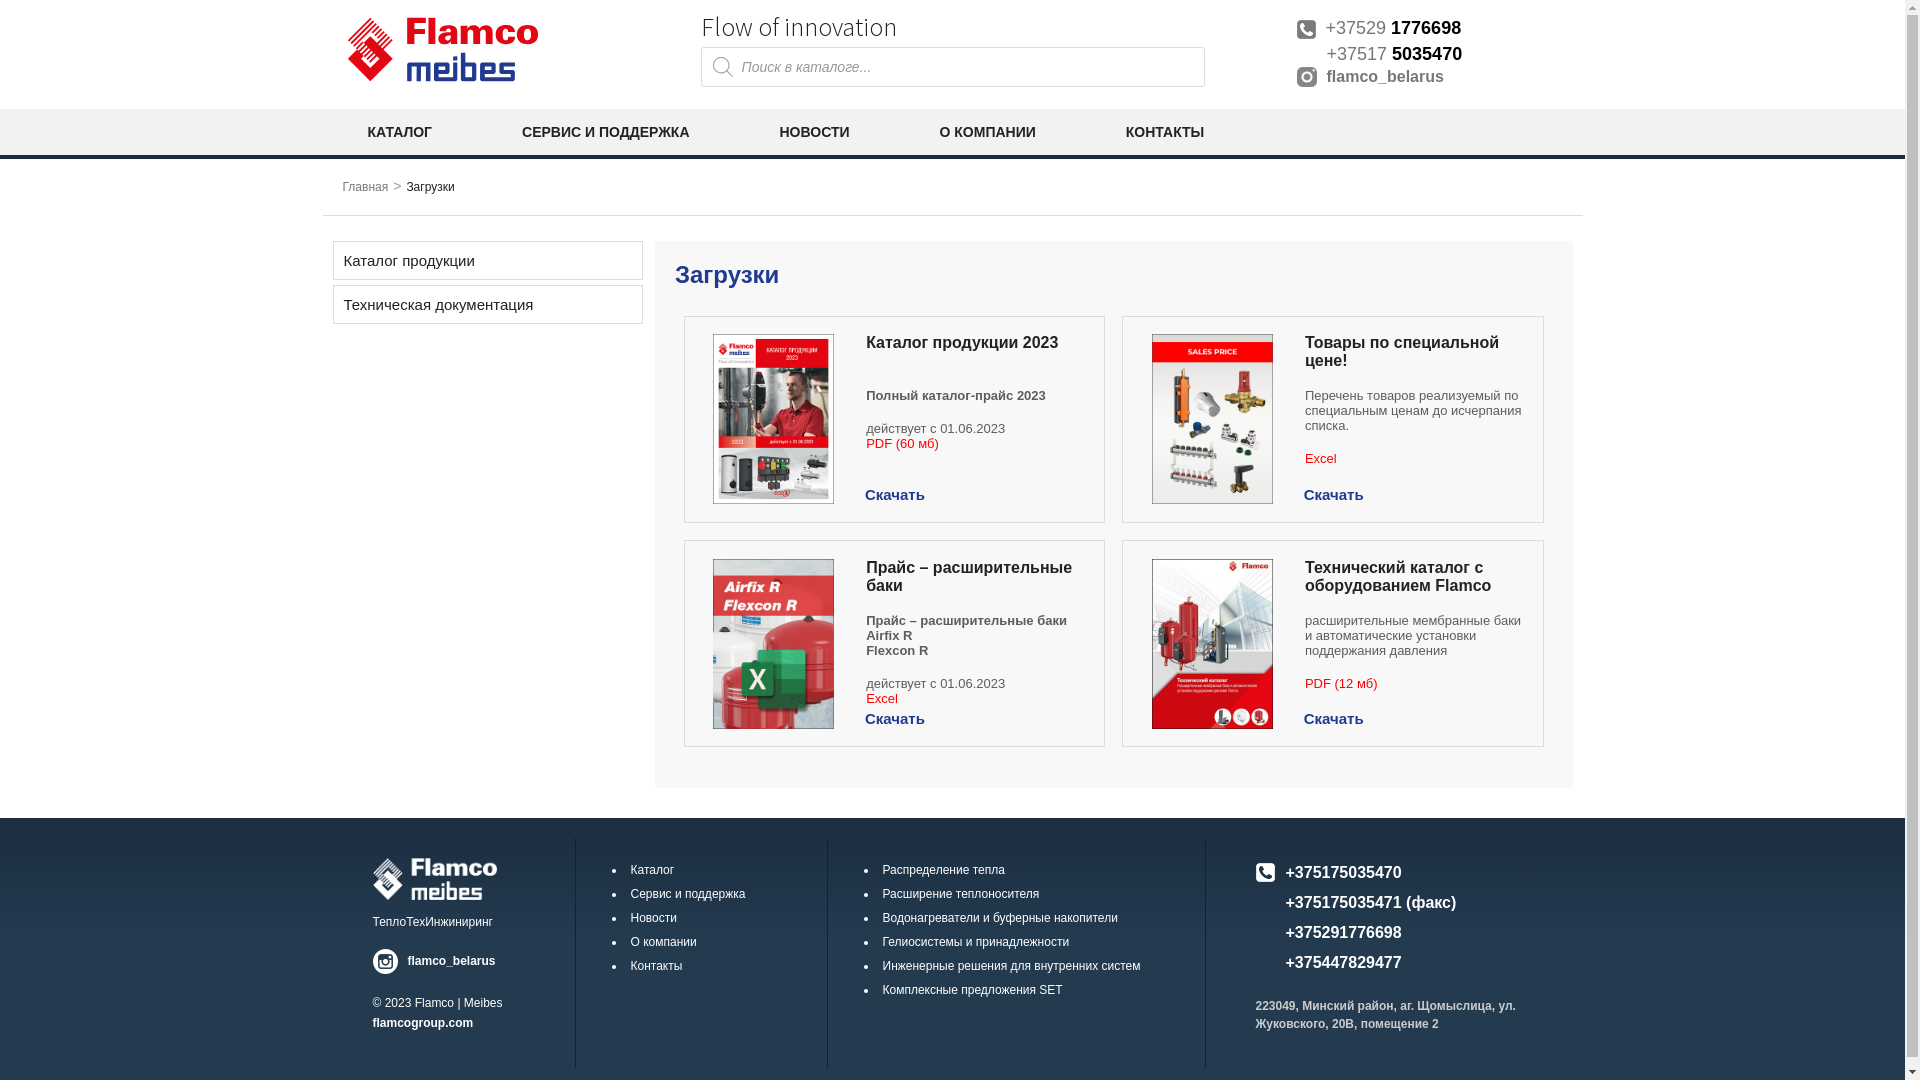 The width and height of the screenshot is (1920, 1080). What do you see at coordinates (1286, 961) in the screenshot?
I see `'+375447829477'` at bounding box center [1286, 961].